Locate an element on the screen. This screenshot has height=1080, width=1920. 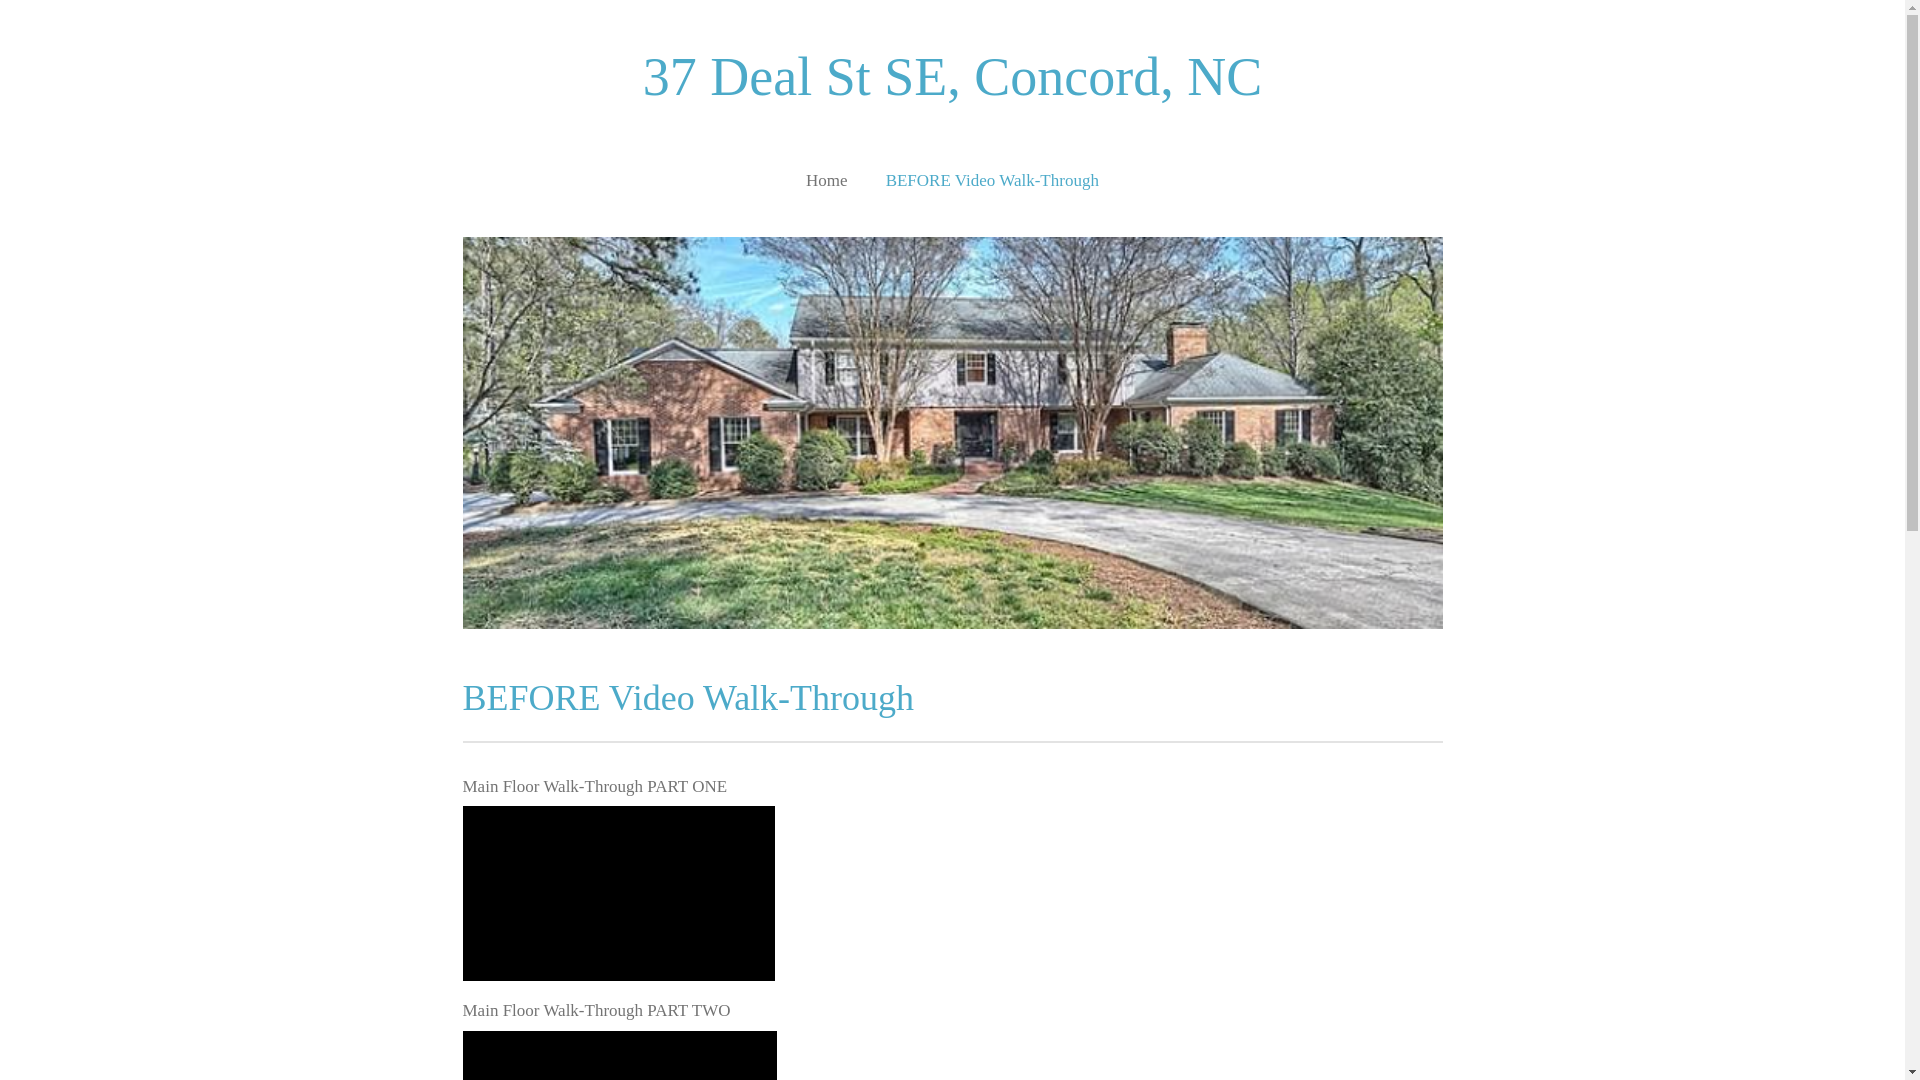
'BEFORE Video Walk-Through' is located at coordinates (992, 180).